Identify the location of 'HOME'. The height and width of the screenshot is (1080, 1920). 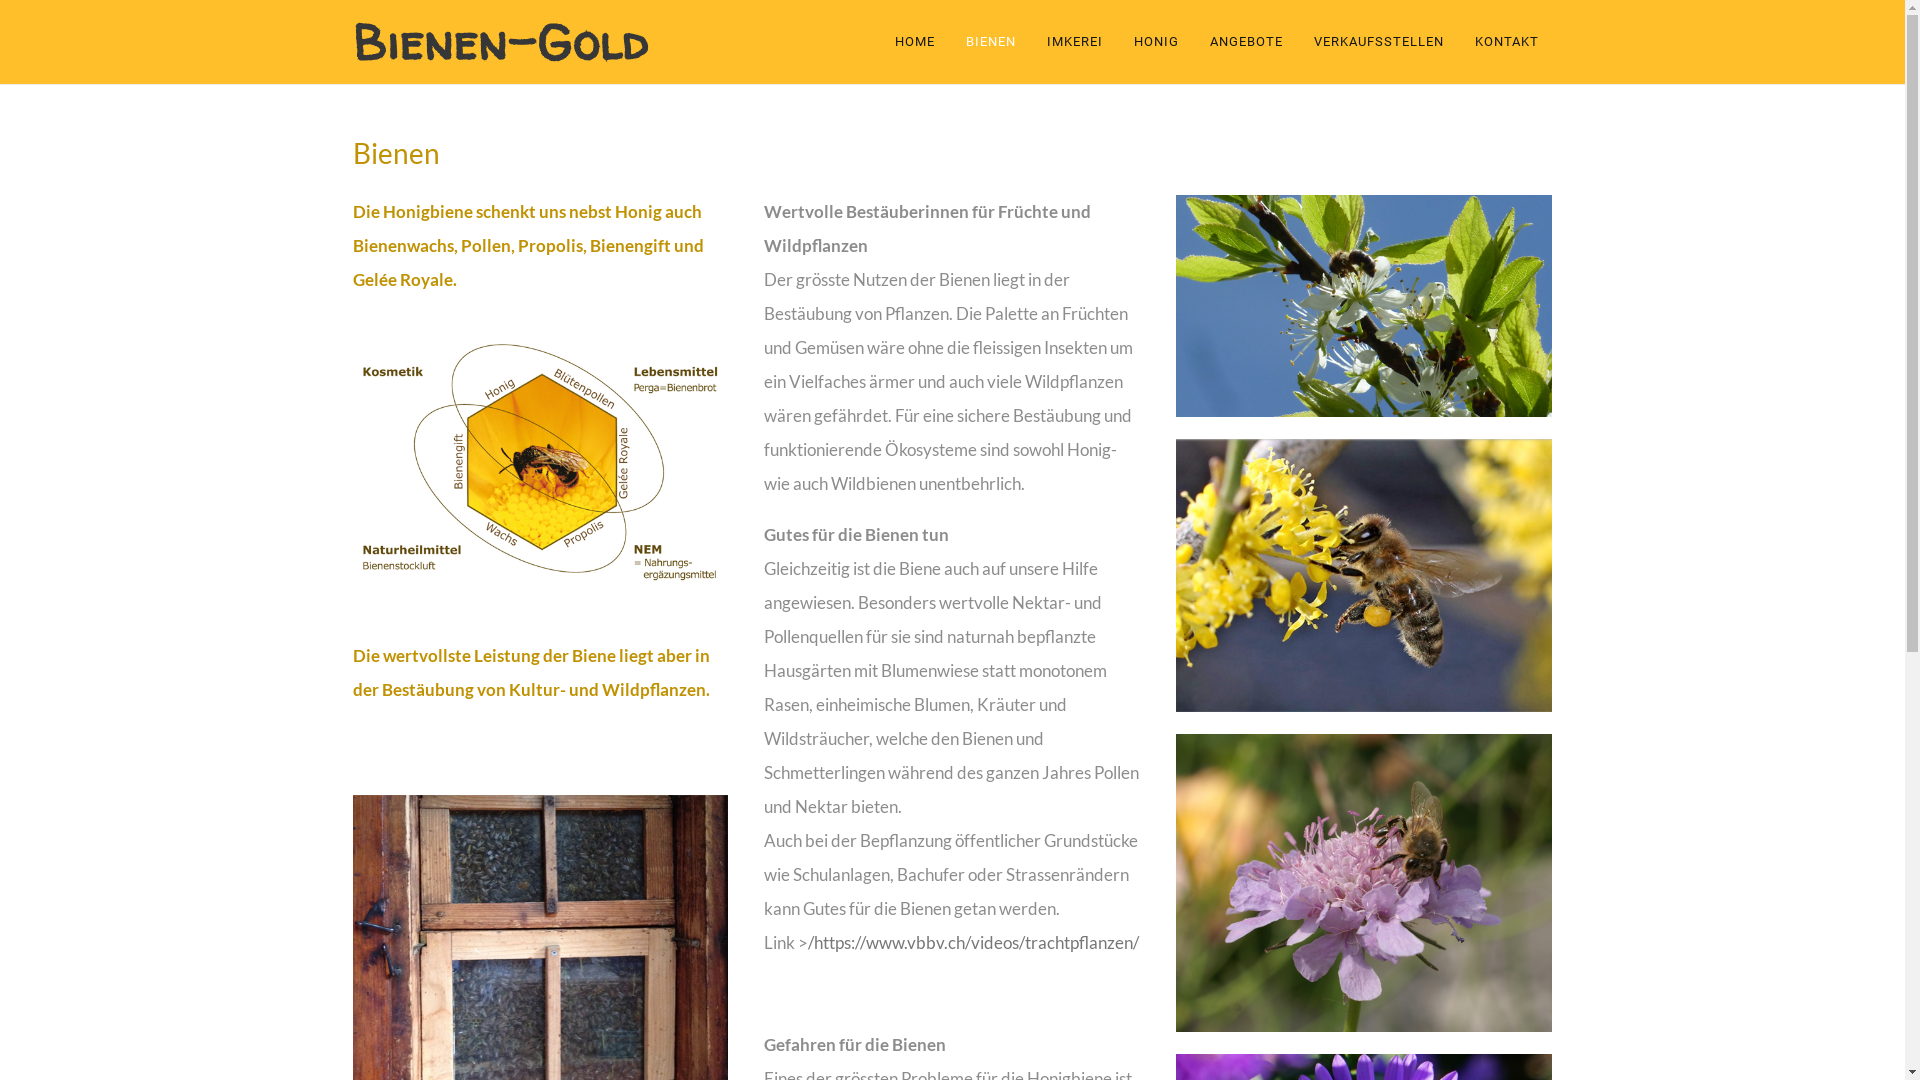
(920, 42).